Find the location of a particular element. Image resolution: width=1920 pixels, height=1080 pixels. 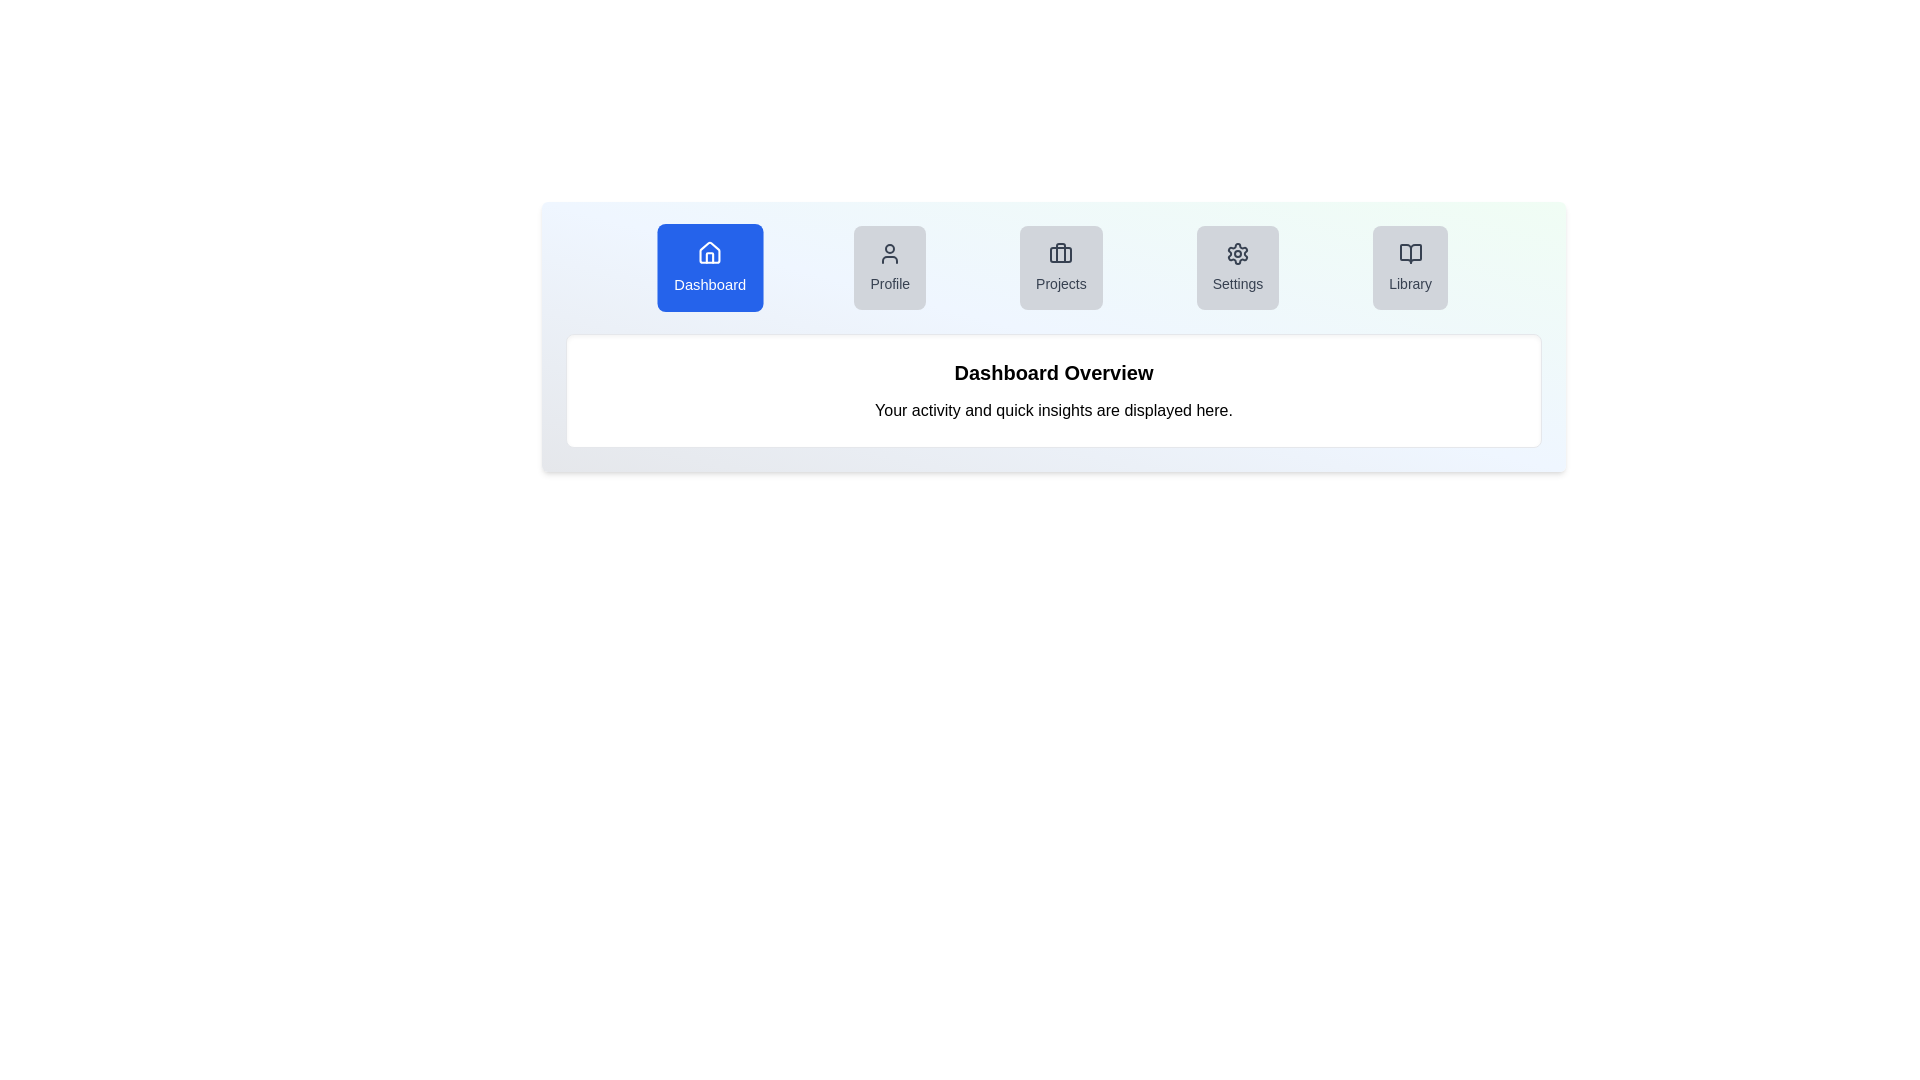

the rightmost button in a row of five buttons, which is adjacent to the 'Settings' button, to trigger hover effects is located at coordinates (1409, 266).